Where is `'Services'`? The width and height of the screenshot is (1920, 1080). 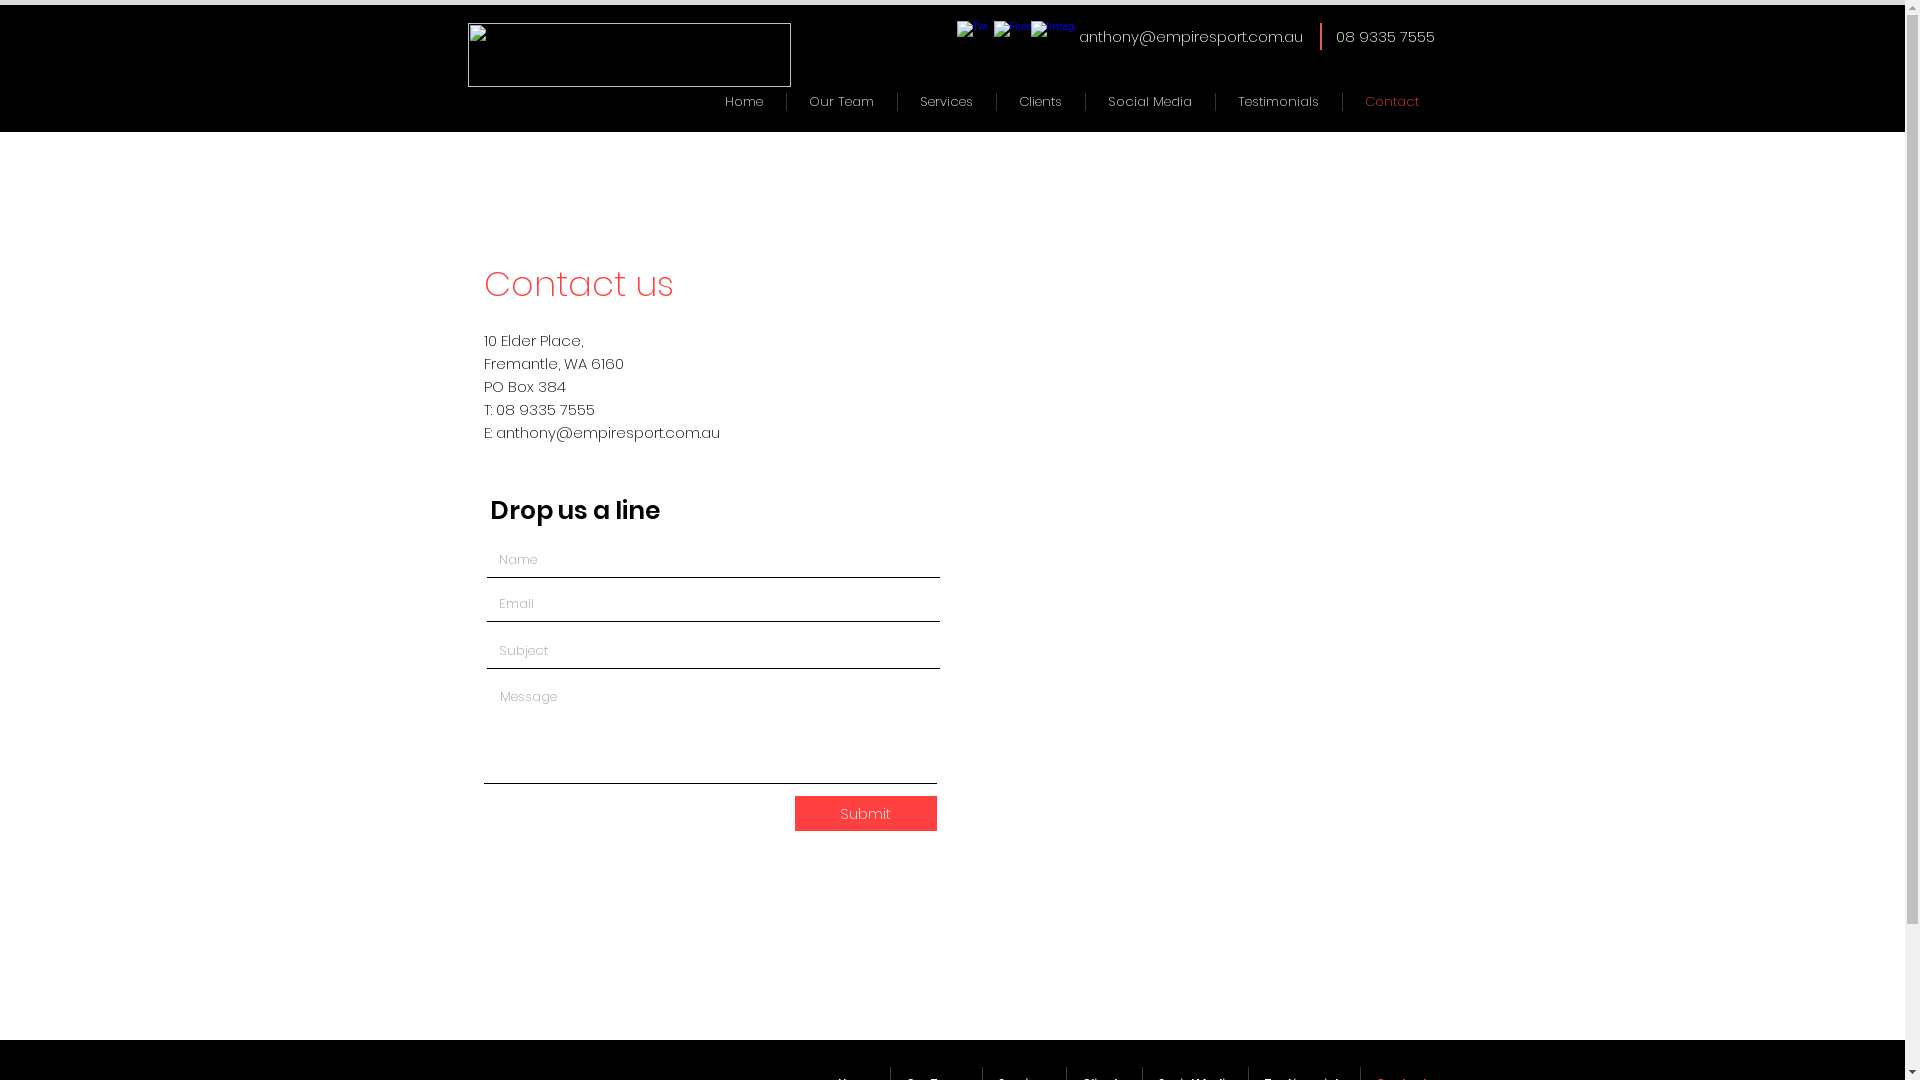 'Services' is located at coordinates (945, 101).